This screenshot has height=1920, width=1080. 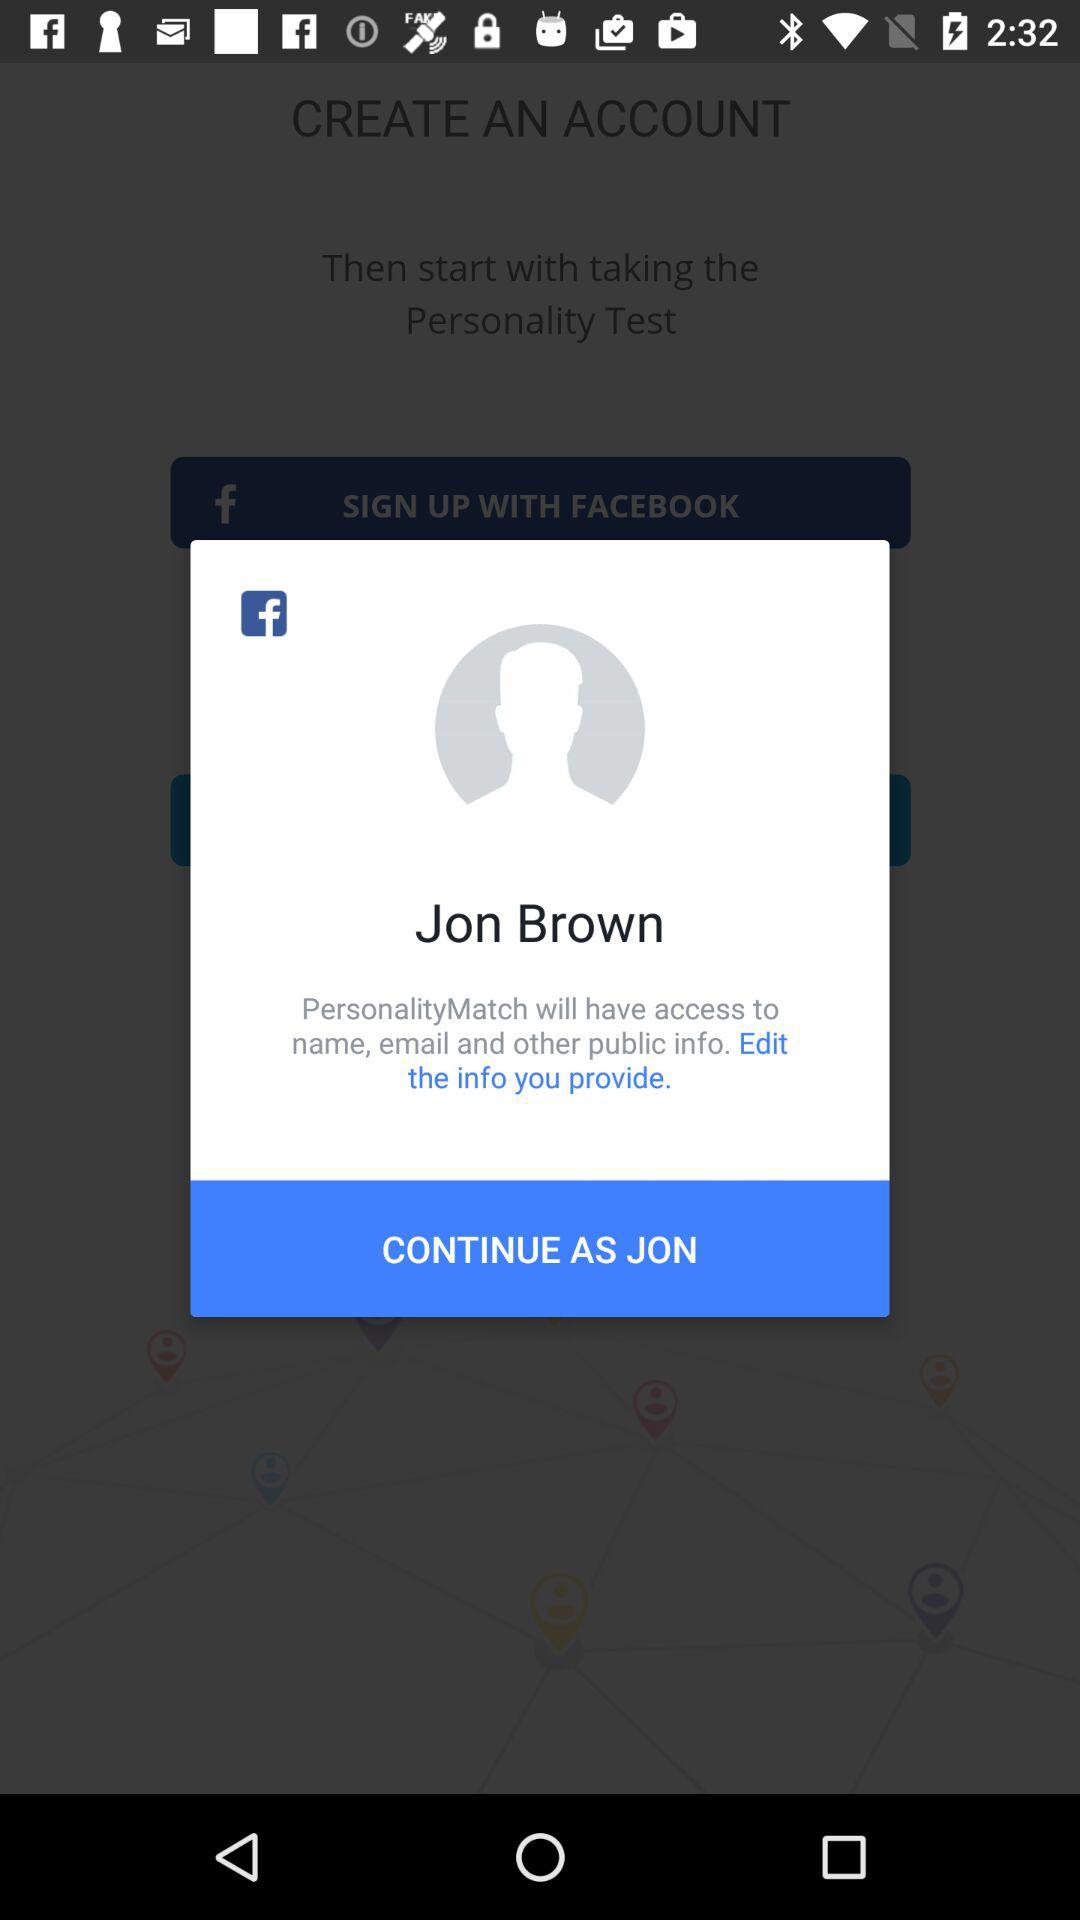 I want to click on the item above continue as jon, so click(x=540, y=1041).